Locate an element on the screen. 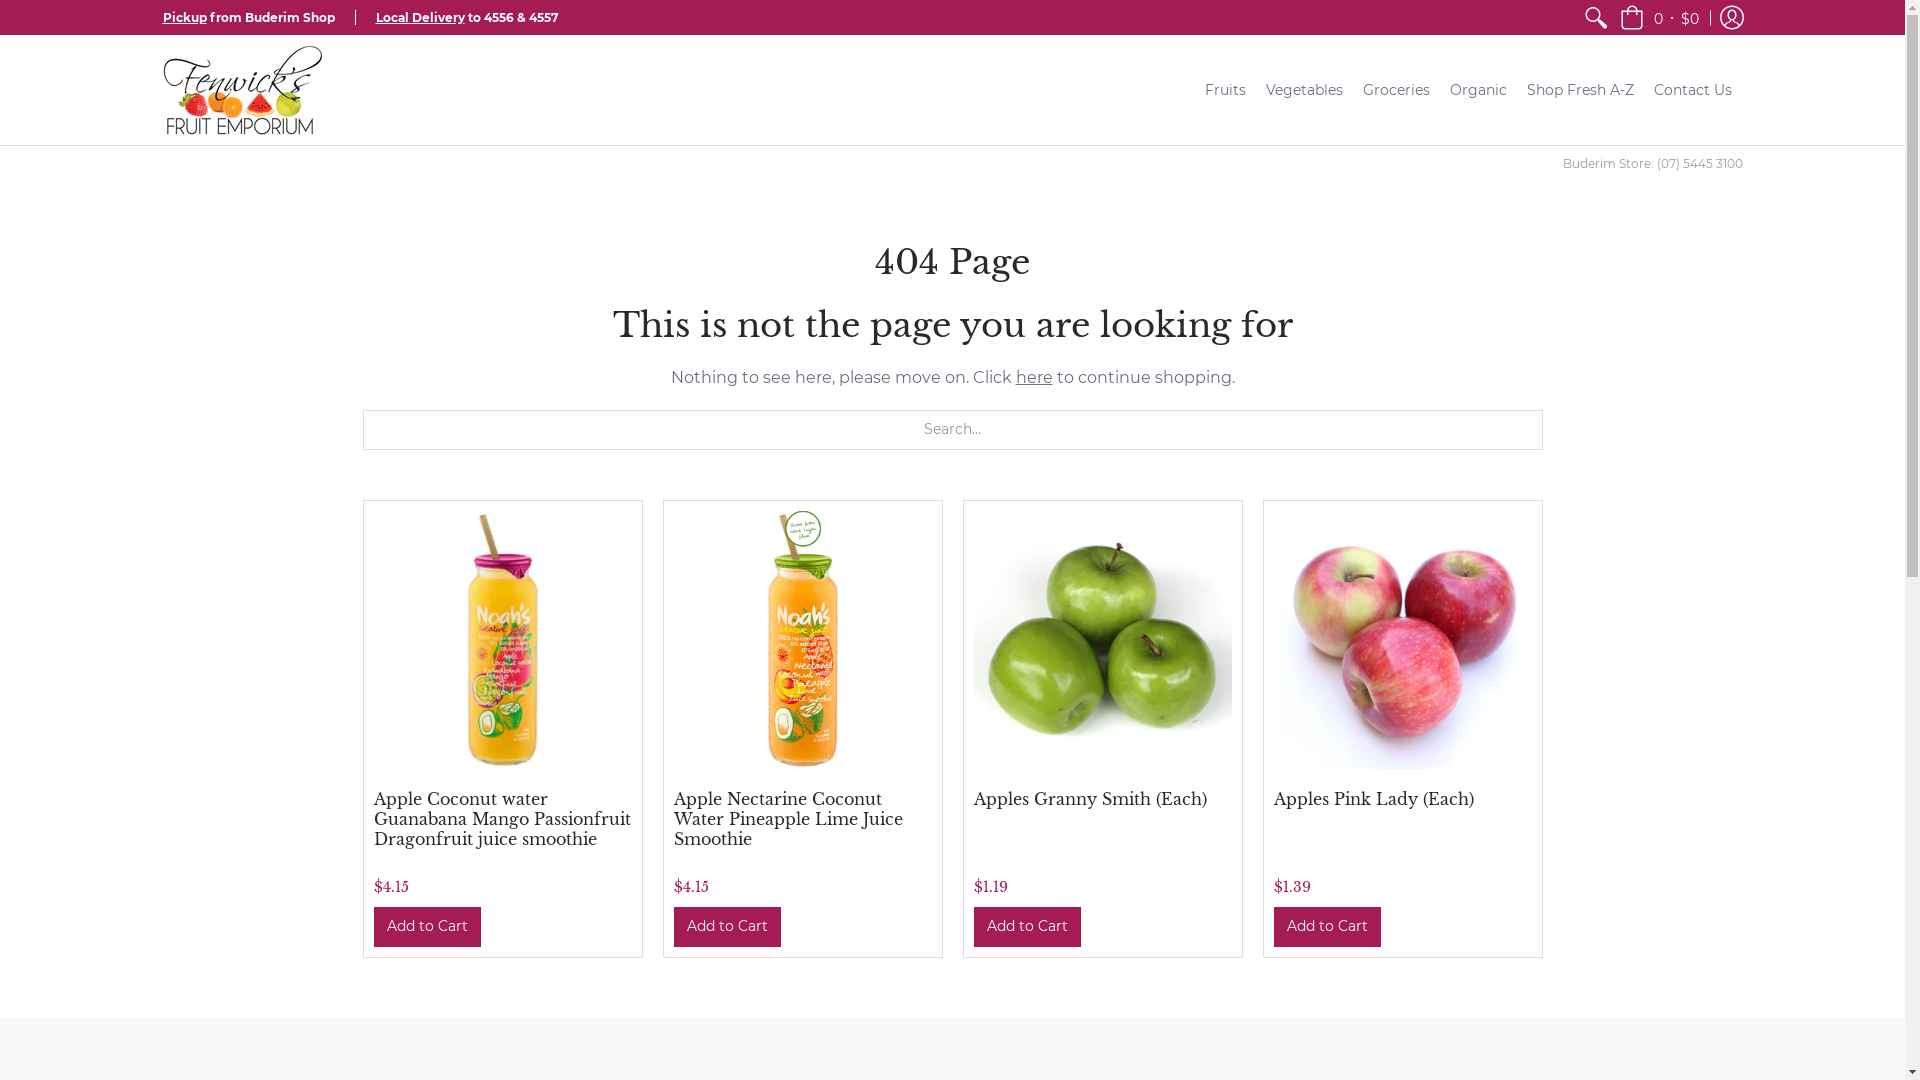  'Shop Fresh A-Z' is located at coordinates (1579, 88).